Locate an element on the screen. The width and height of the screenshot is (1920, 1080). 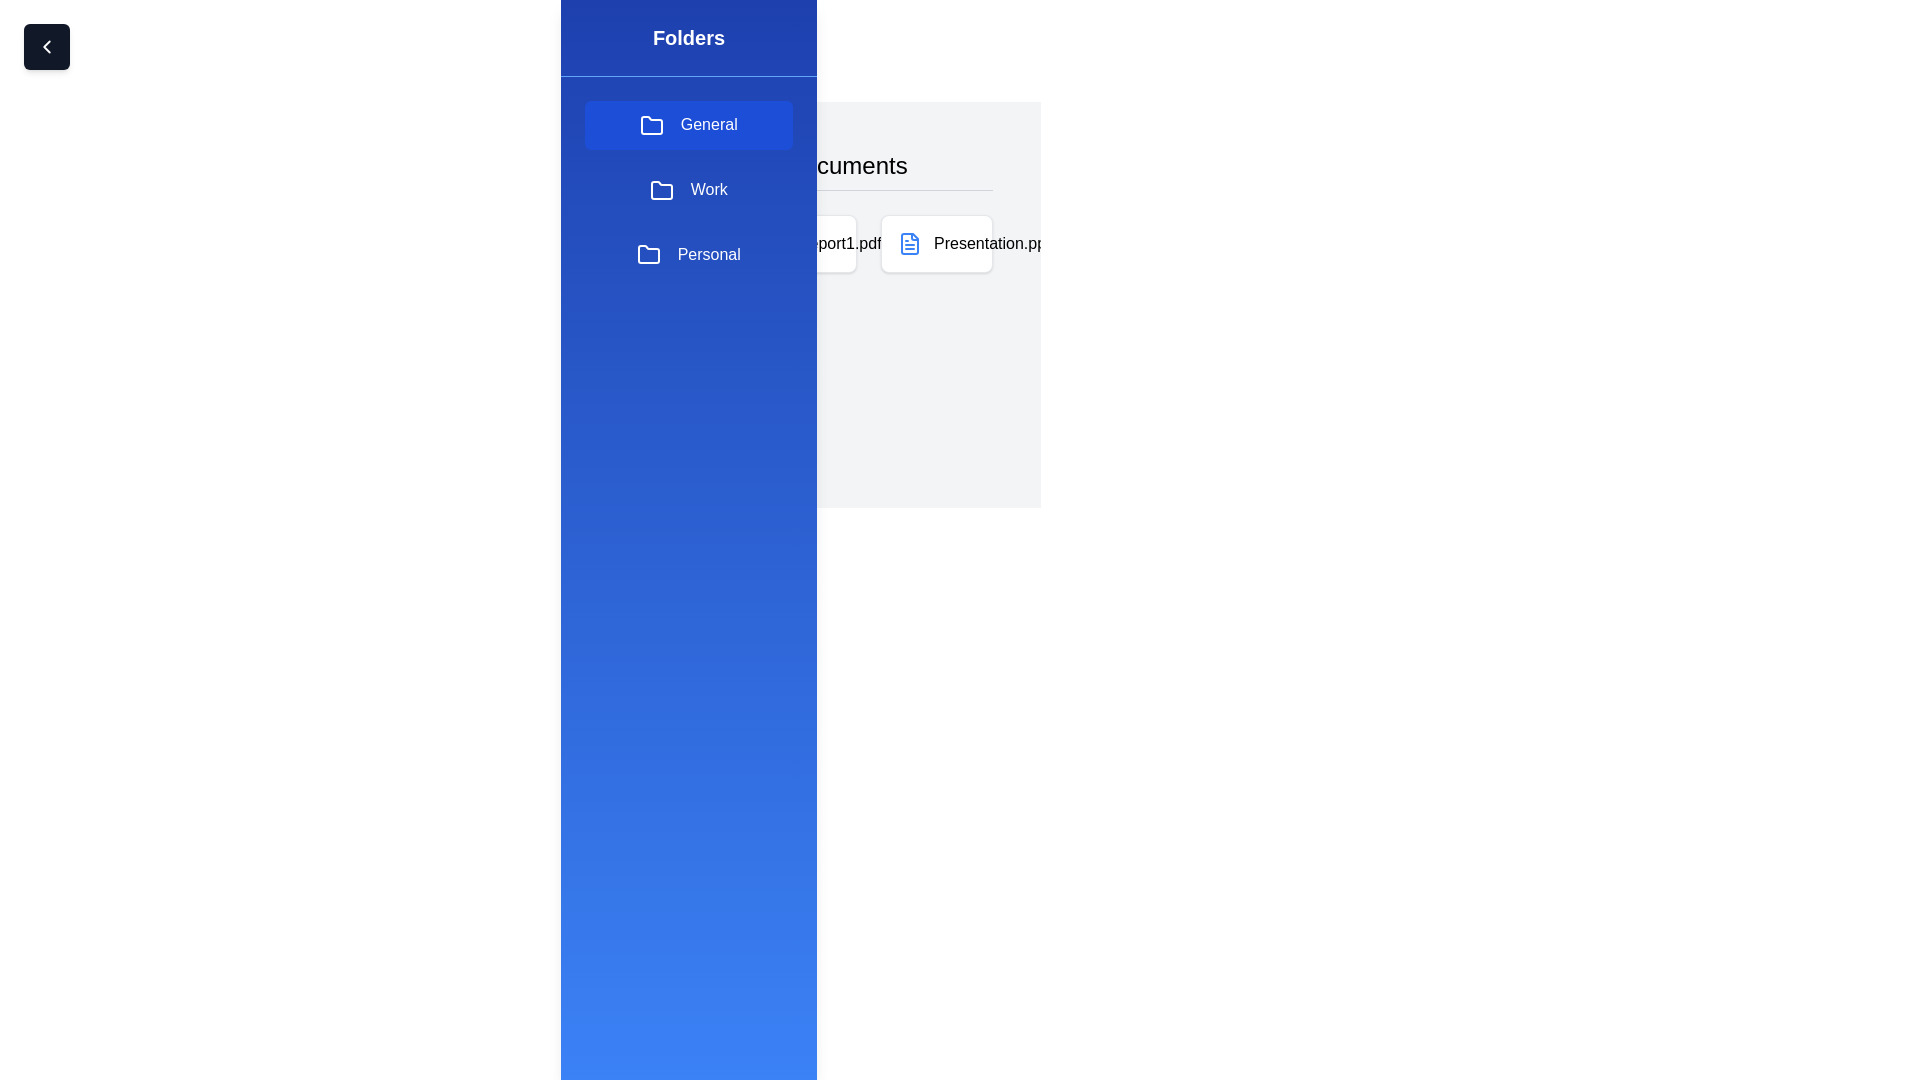
the first folder icon in the sidebar, which is styled in blue and white and located near the label 'Personal' is located at coordinates (637, 242).